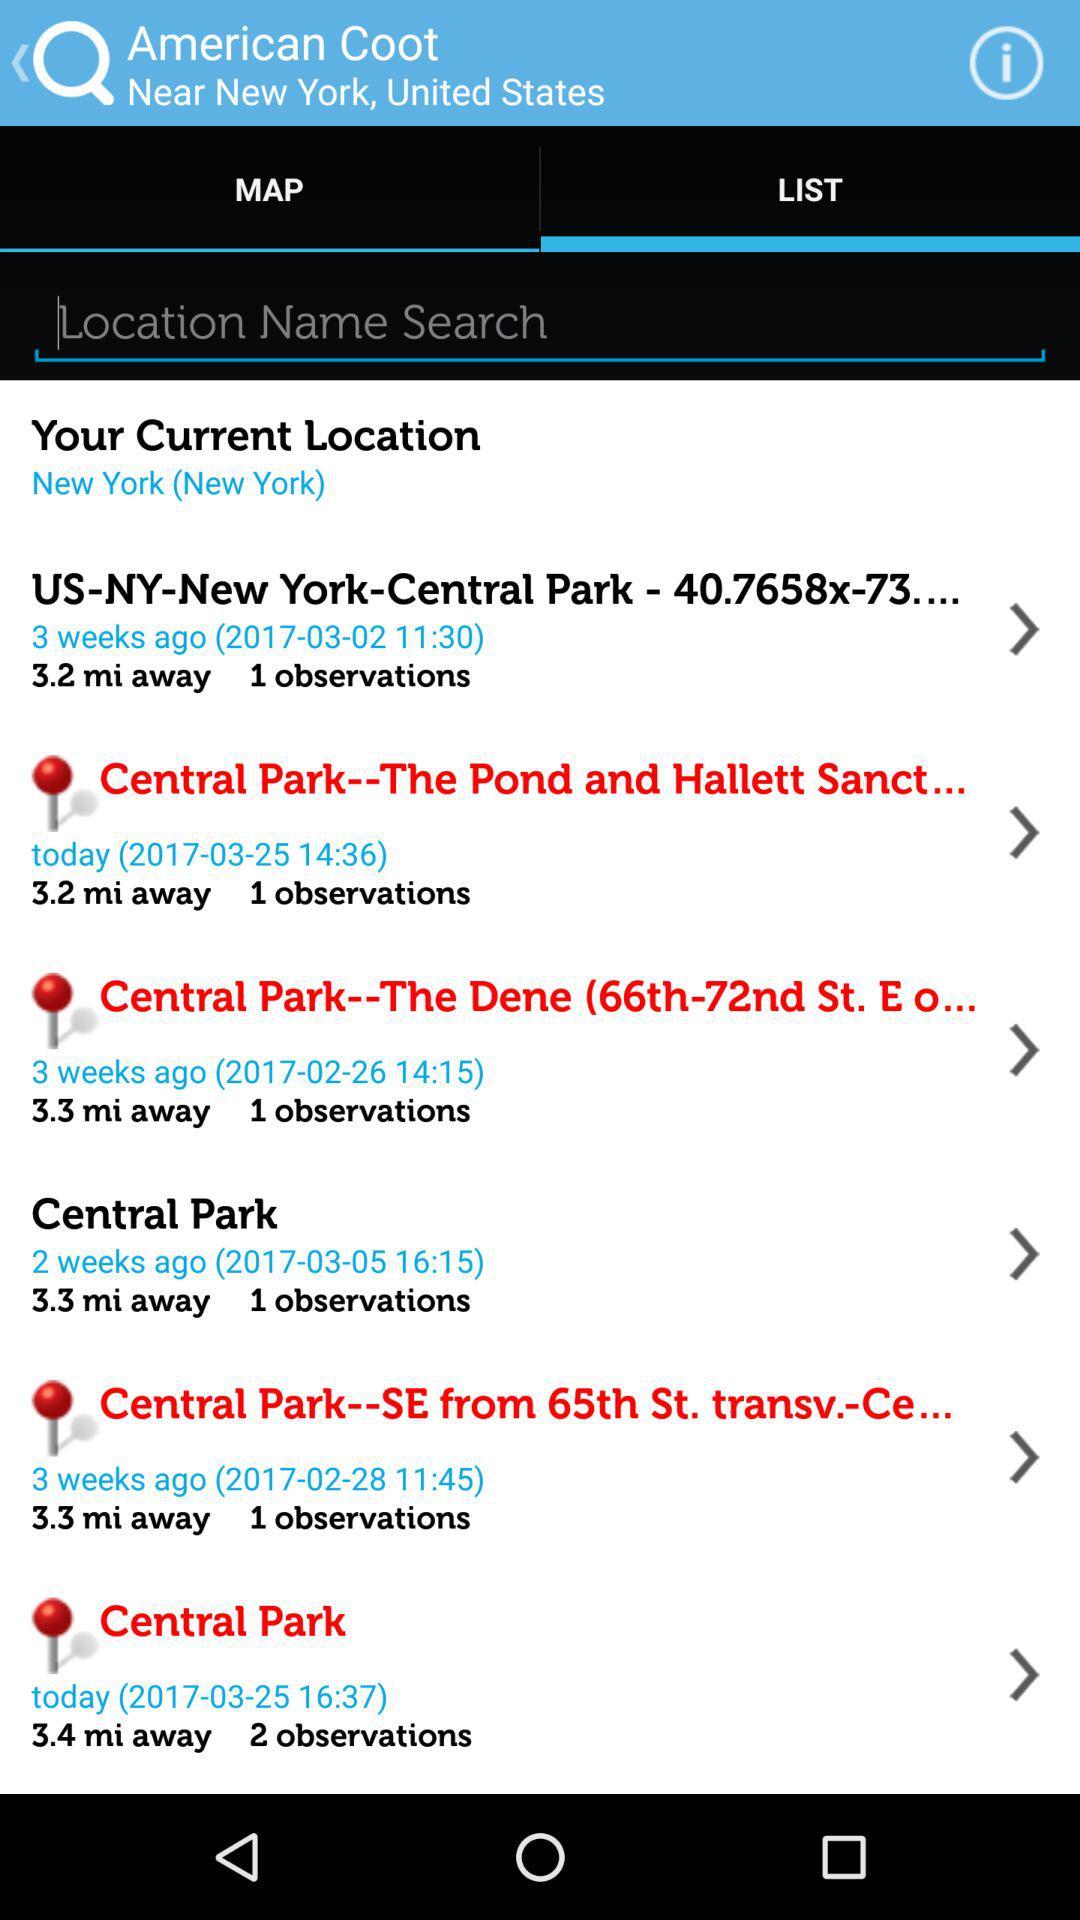 This screenshot has width=1080, height=1920. What do you see at coordinates (540, 322) in the screenshot?
I see `location search box` at bounding box center [540, 322].